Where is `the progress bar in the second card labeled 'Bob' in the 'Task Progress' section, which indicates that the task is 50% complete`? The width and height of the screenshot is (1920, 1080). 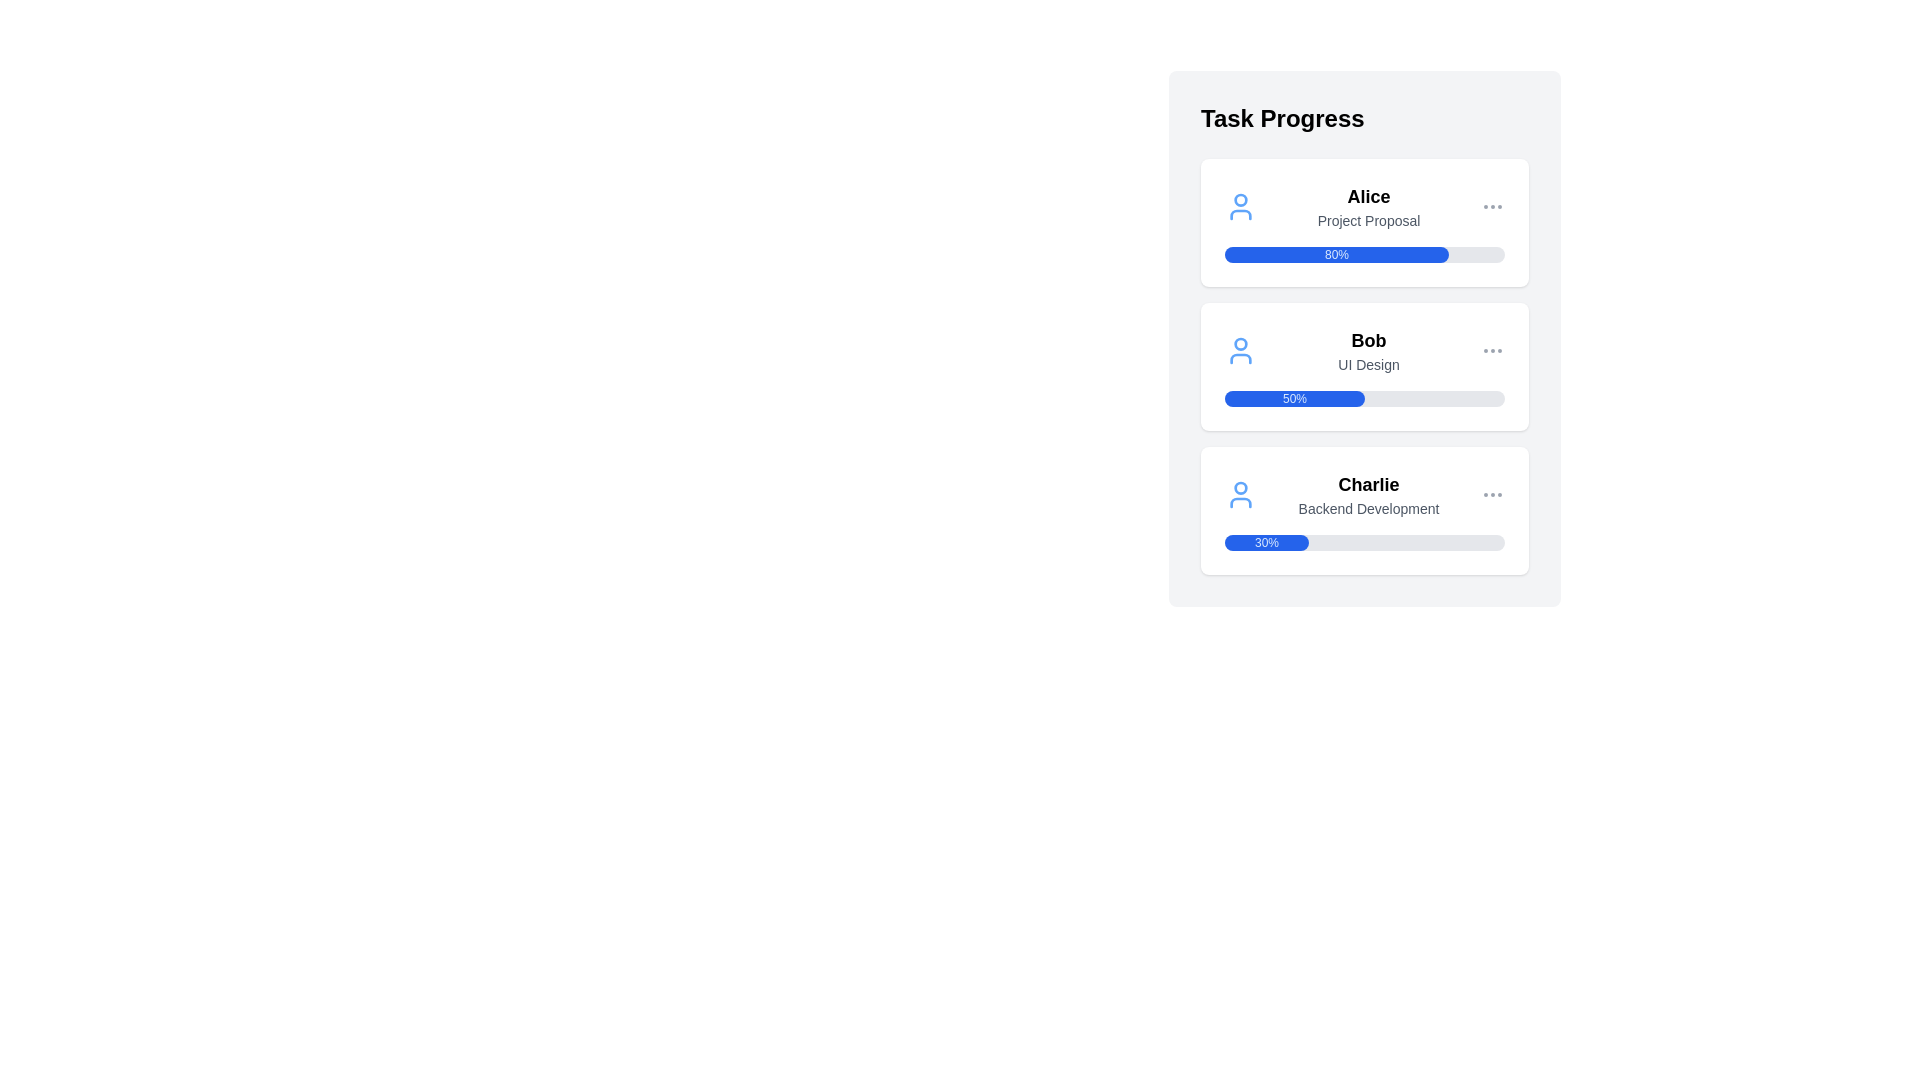
the progress bar in the second card labeled 'Bob' in the 'Task Progress' section, which indicates that the task is 50% complete is located at coordinates (1363, 398).